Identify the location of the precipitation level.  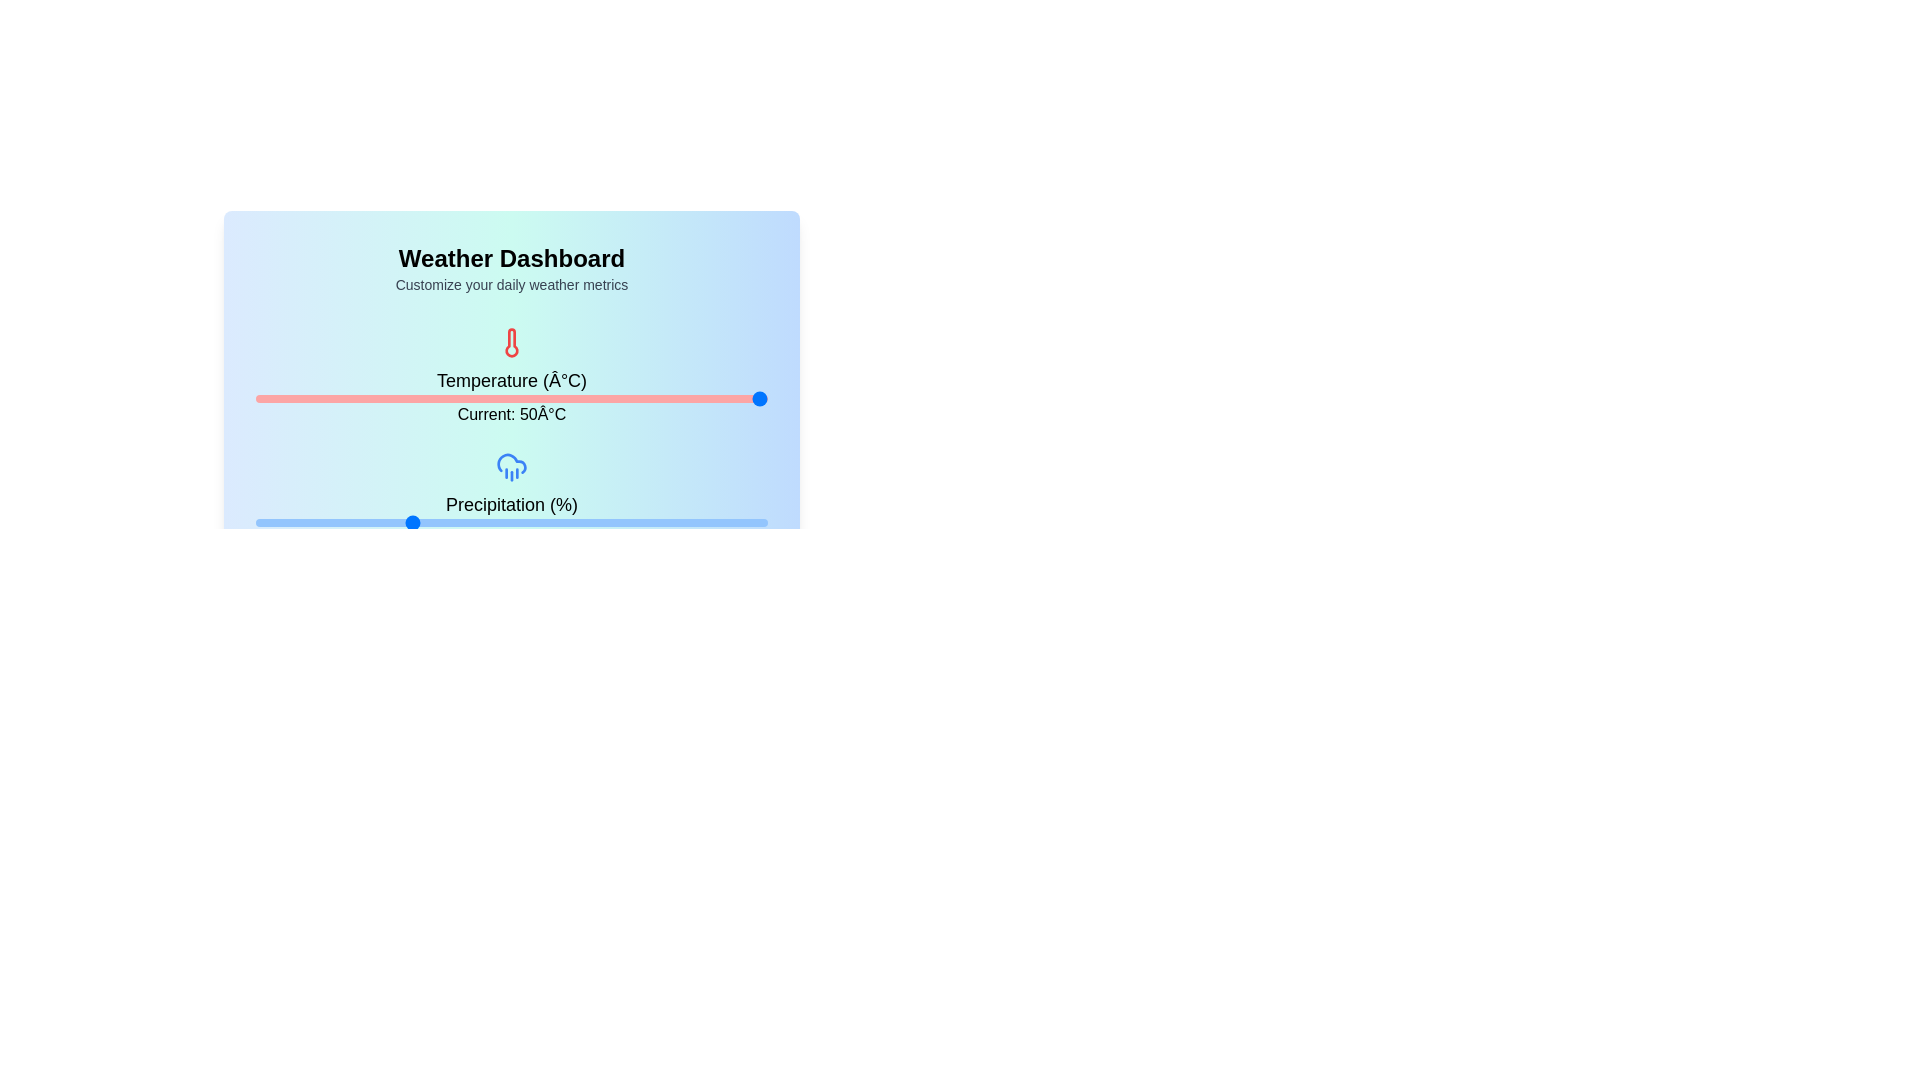
(623, 522).